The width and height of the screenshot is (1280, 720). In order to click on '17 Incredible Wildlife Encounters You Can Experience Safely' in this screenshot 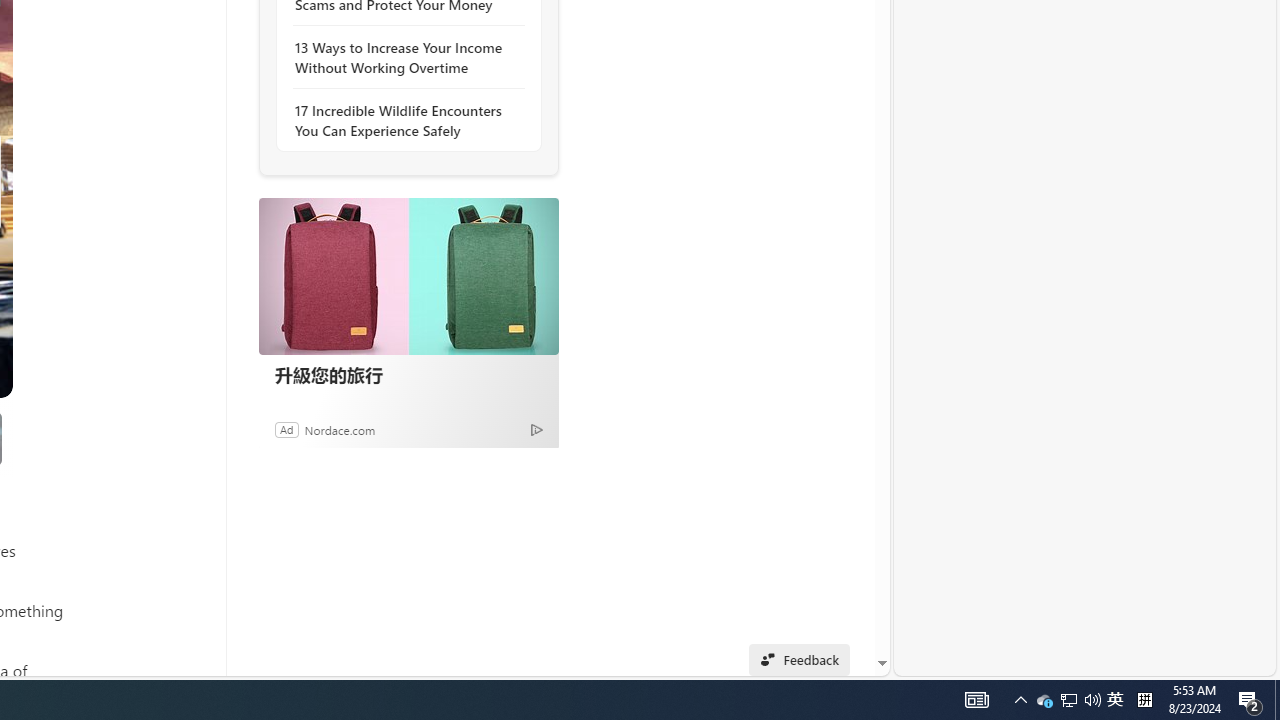, I will do `click(402, 120)`.